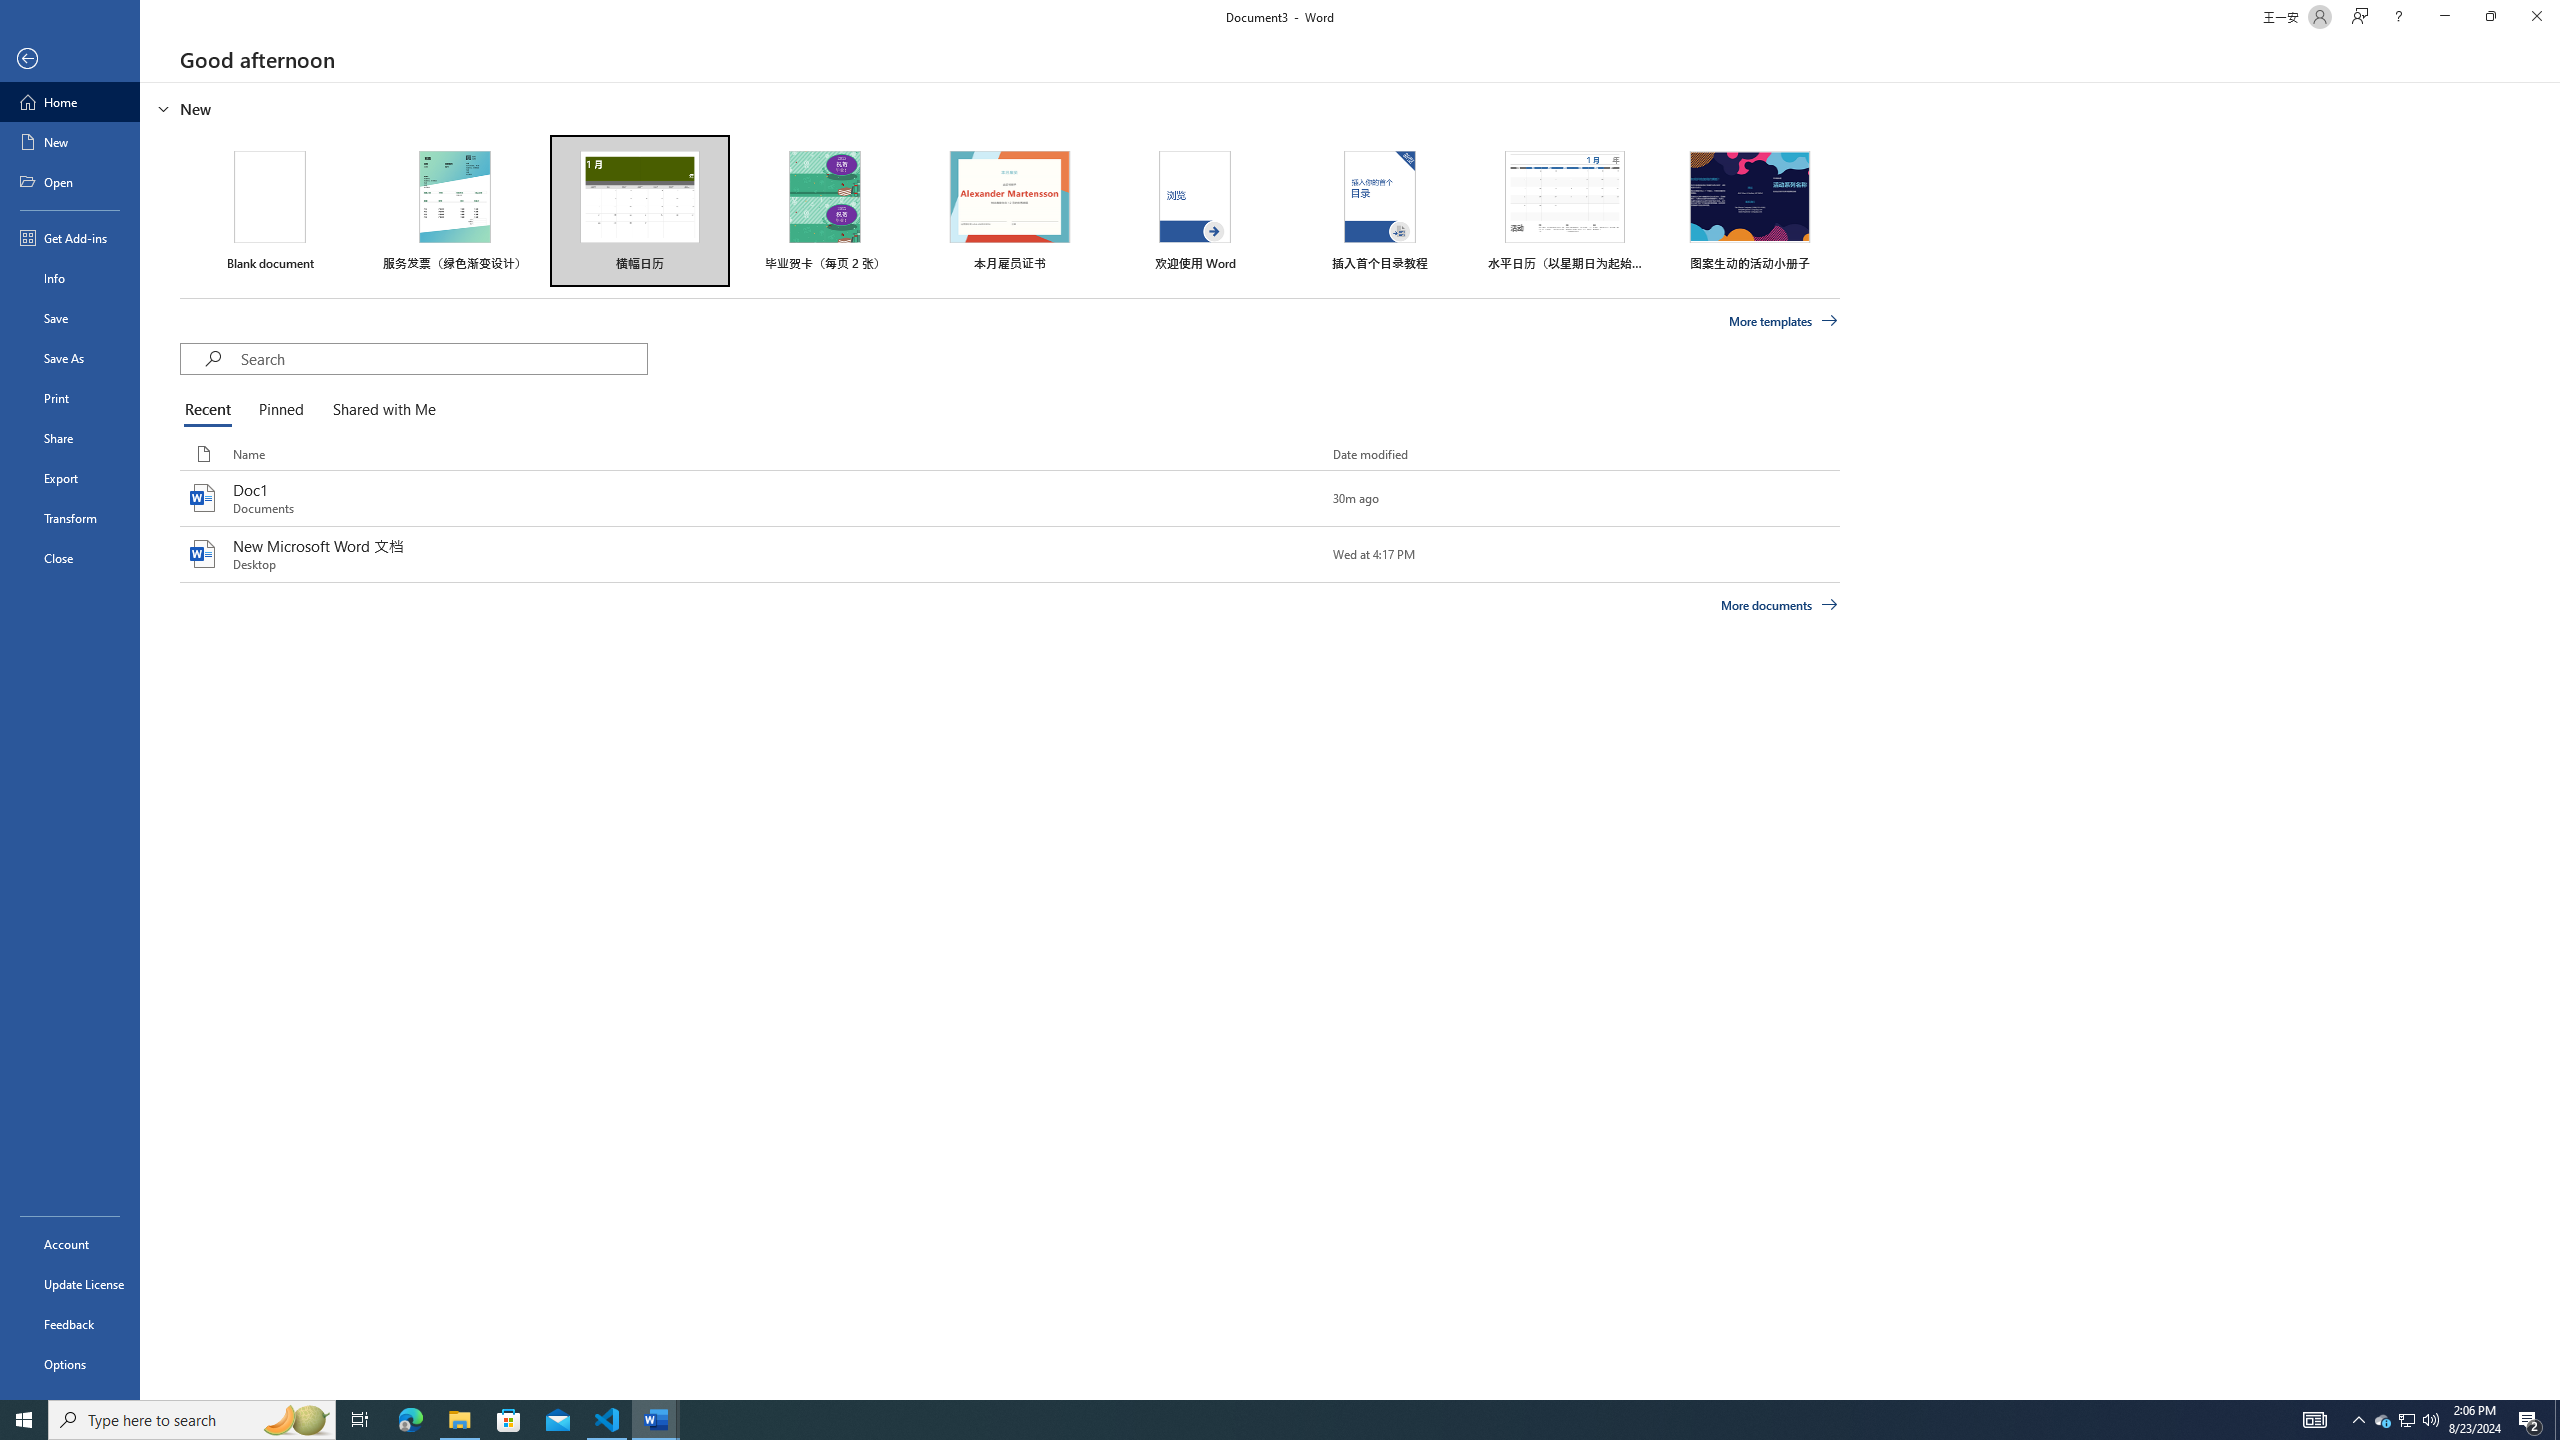 The width and height of the screenshot is (2560, 1440). I want to click on 'Search', so click(444, 357).